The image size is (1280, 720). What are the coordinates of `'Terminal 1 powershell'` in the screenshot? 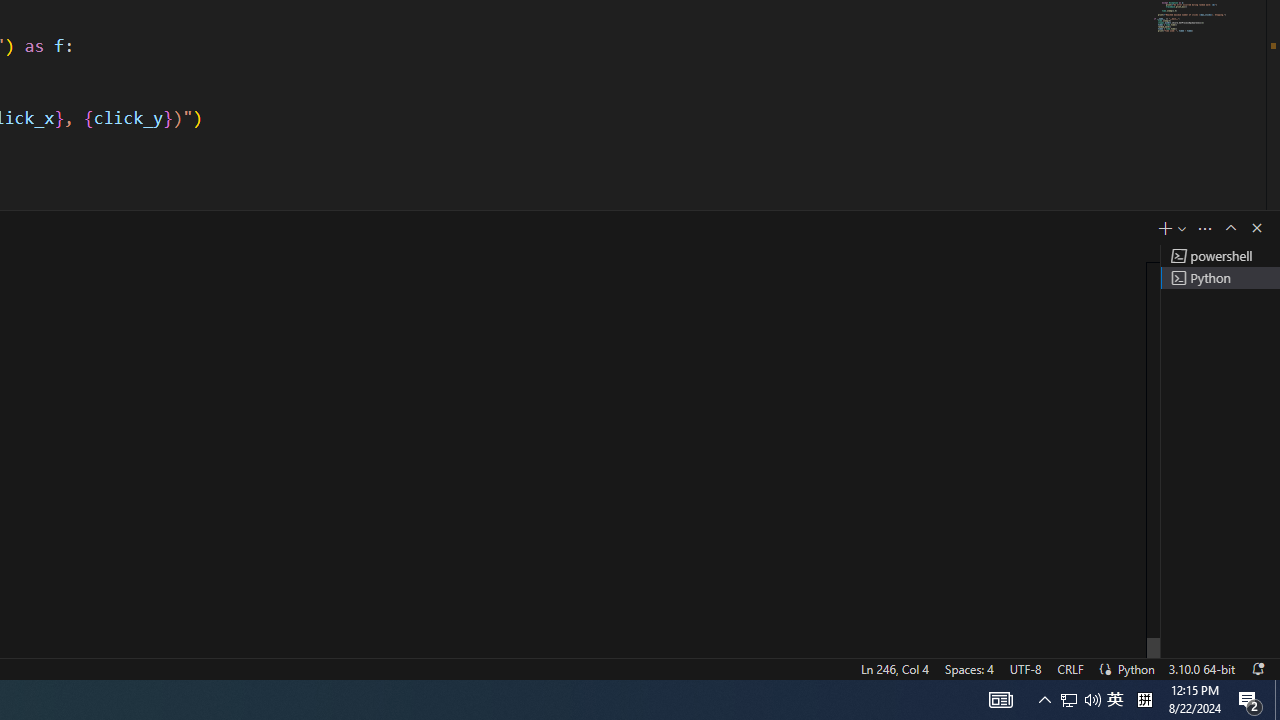 It's located at (1219, 254).